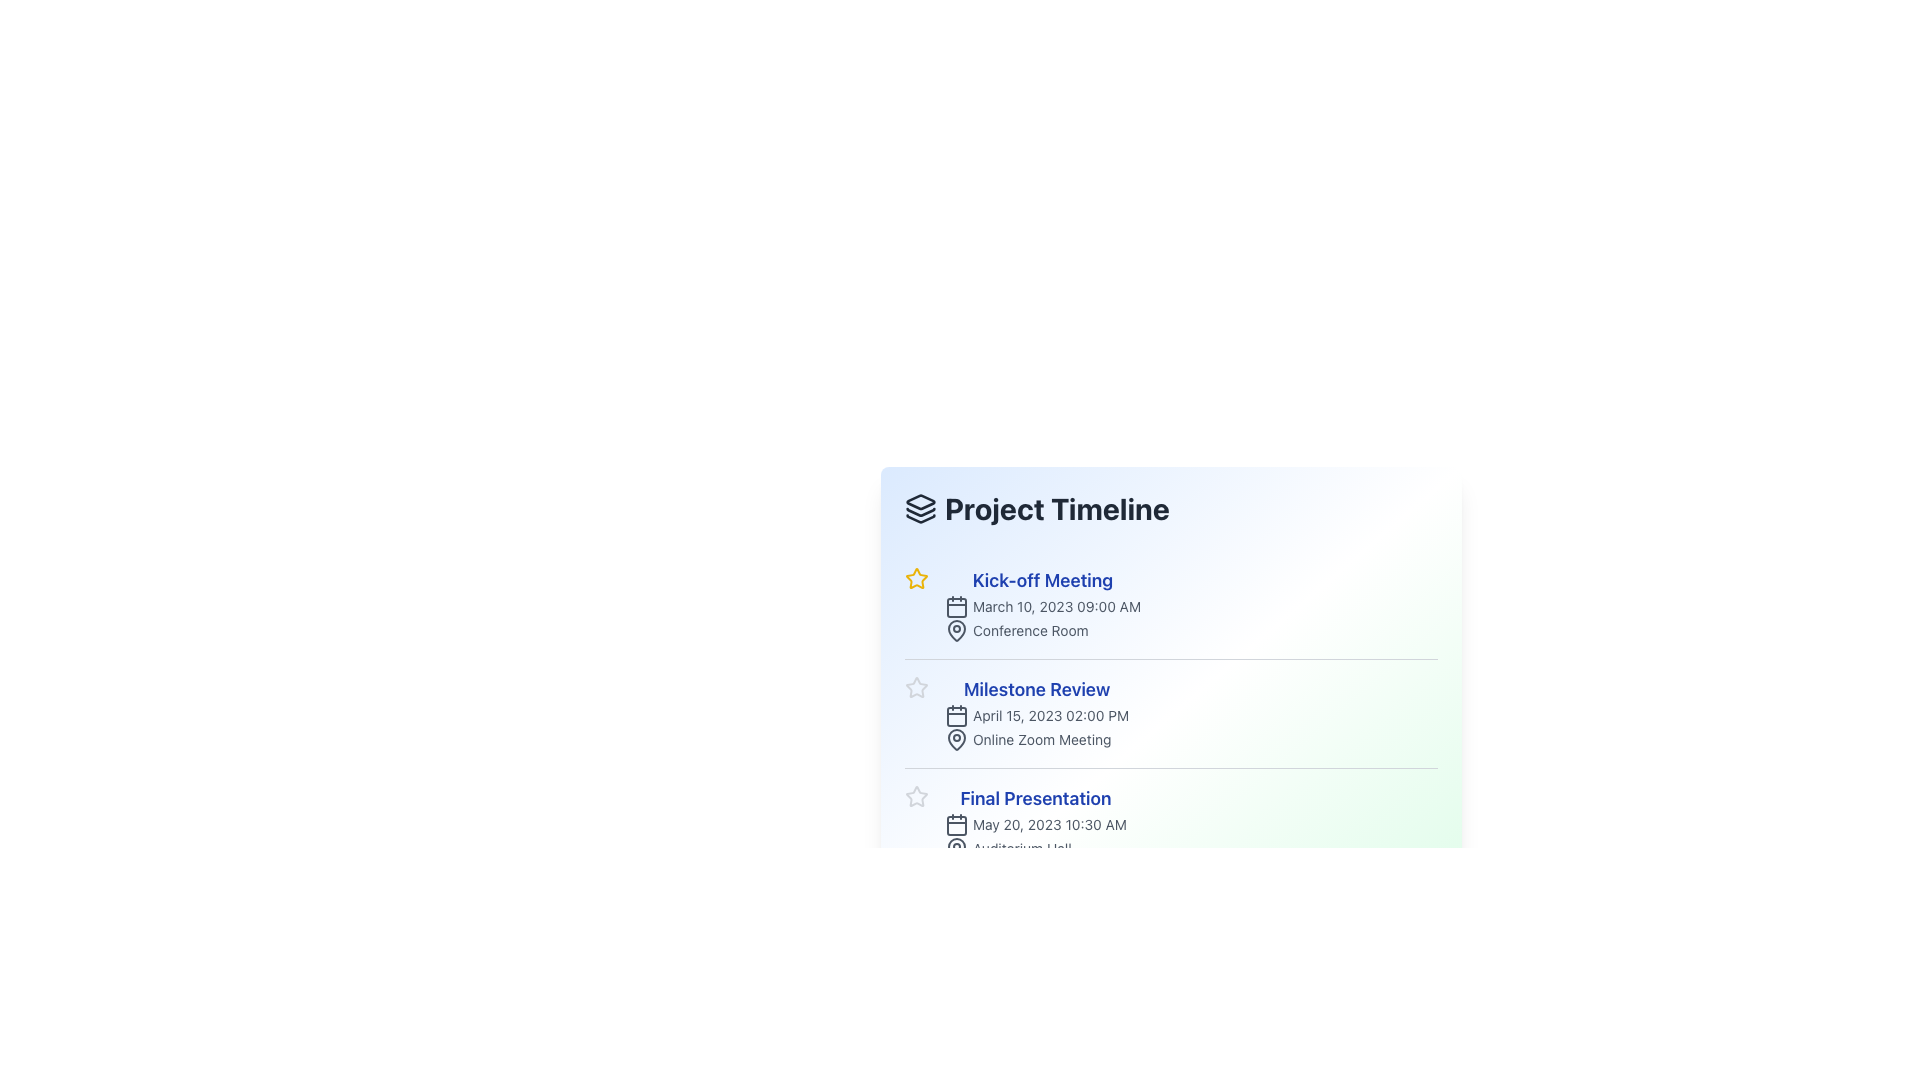 The image size is (1920, 1080). Describe the element at coordinates (1036, 848) in the screenshot. I see `the location descriptor element labeled 'Auditorium Hall', which includes an icon resembling a location pin and is styled in a small gray font` at that location.